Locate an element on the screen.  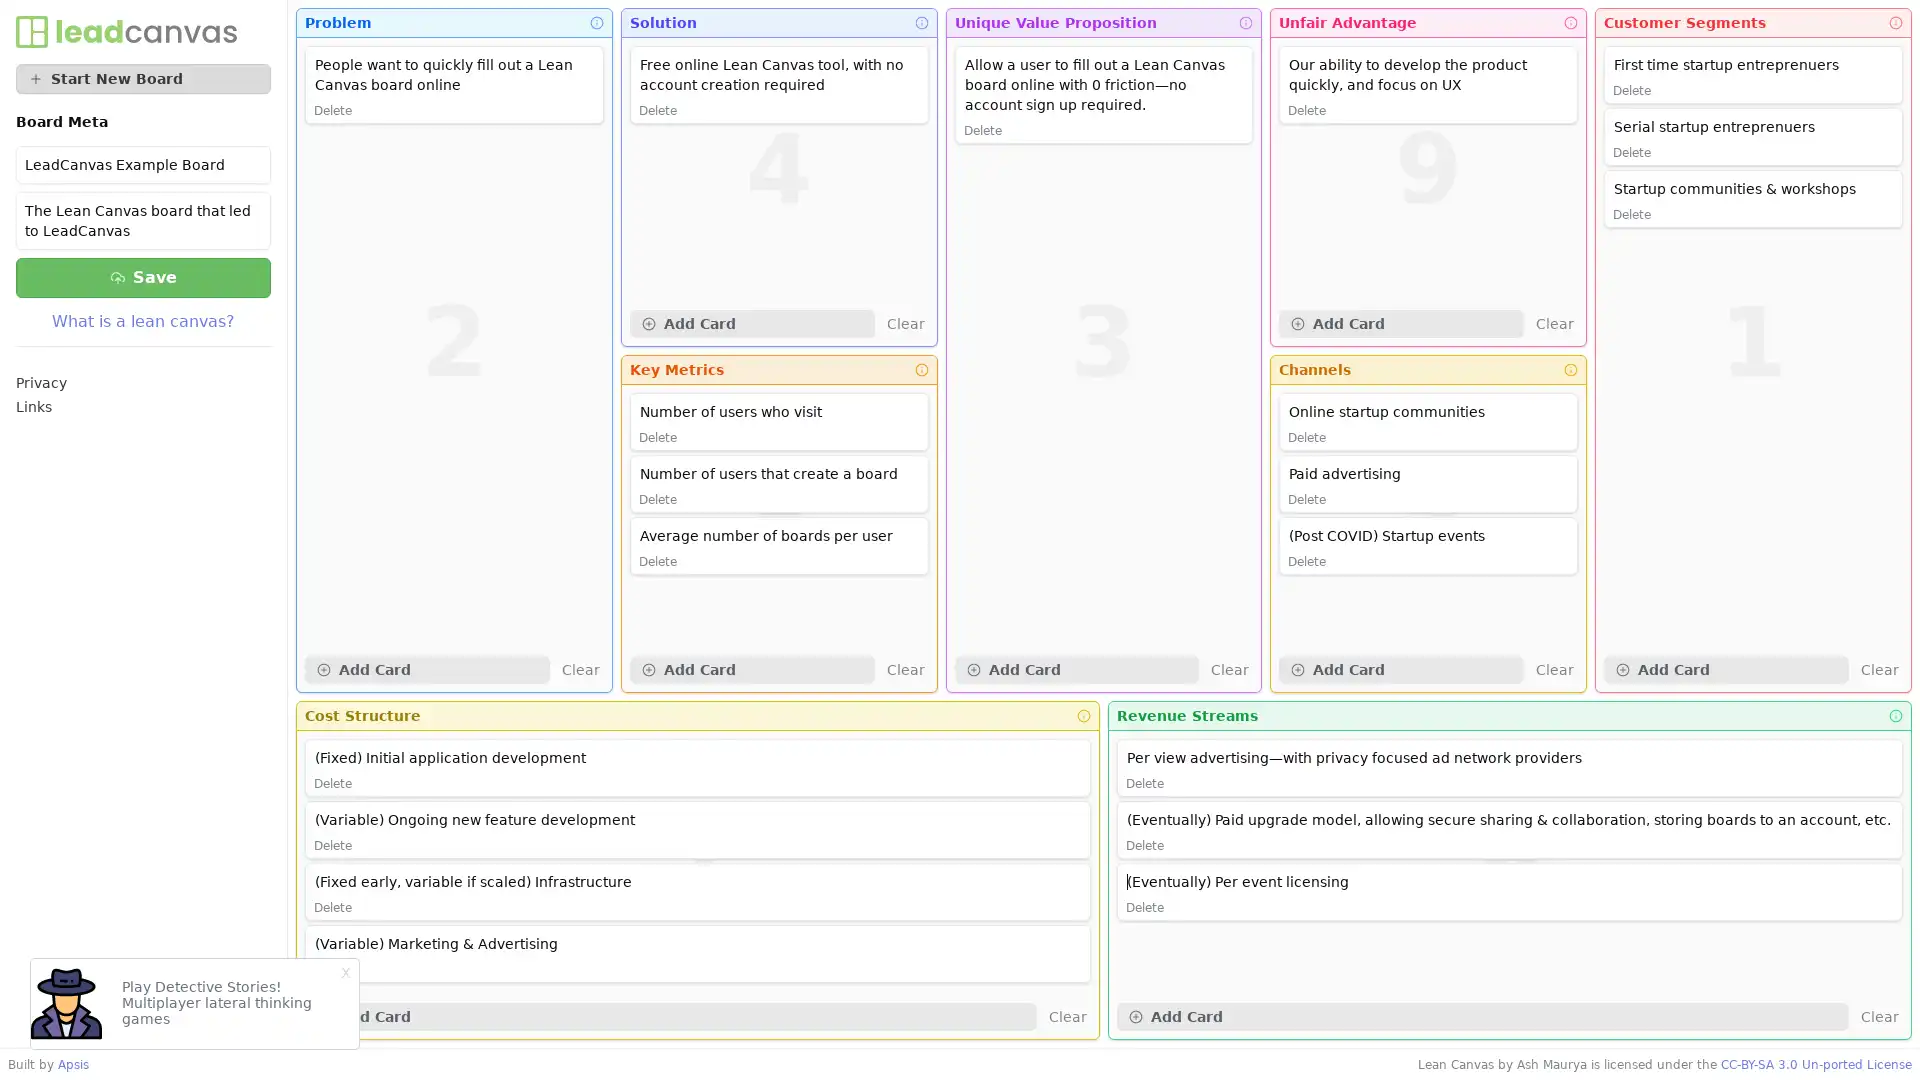
Add Card is located at coordinates (750, 670).